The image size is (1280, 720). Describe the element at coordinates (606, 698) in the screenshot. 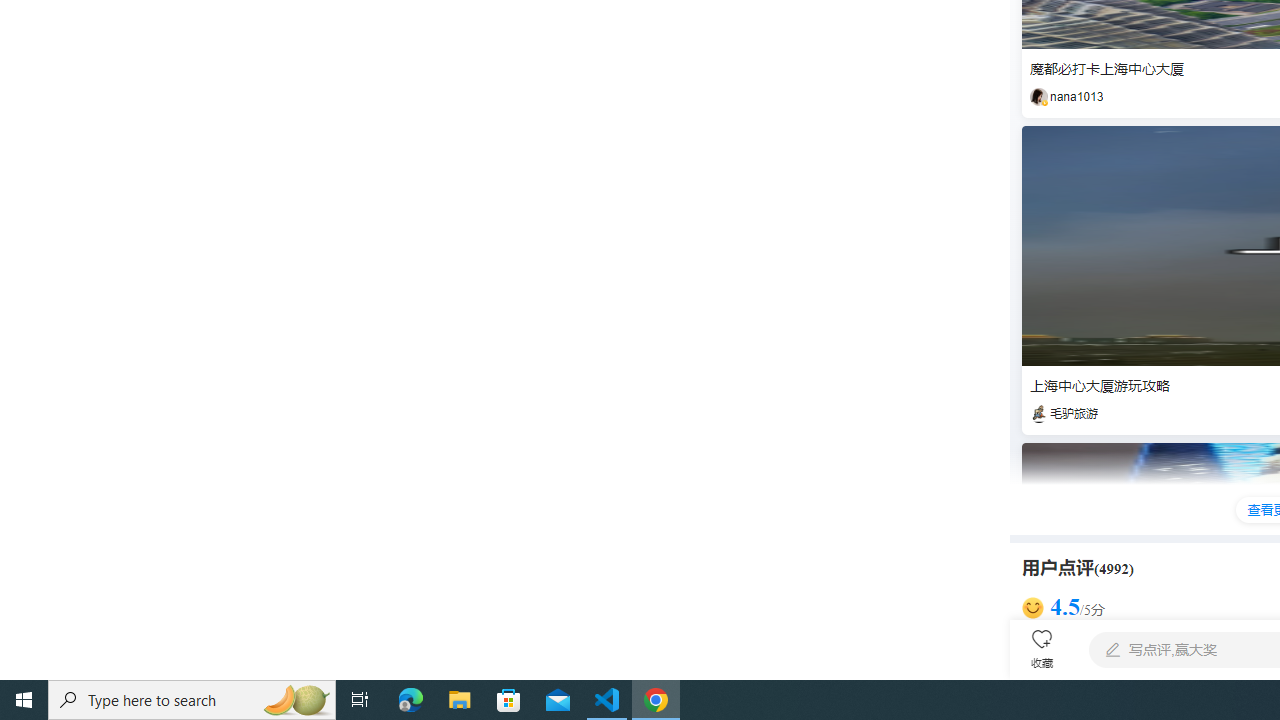

I see `'Visual Studio Code - 1 running window'` at that location.